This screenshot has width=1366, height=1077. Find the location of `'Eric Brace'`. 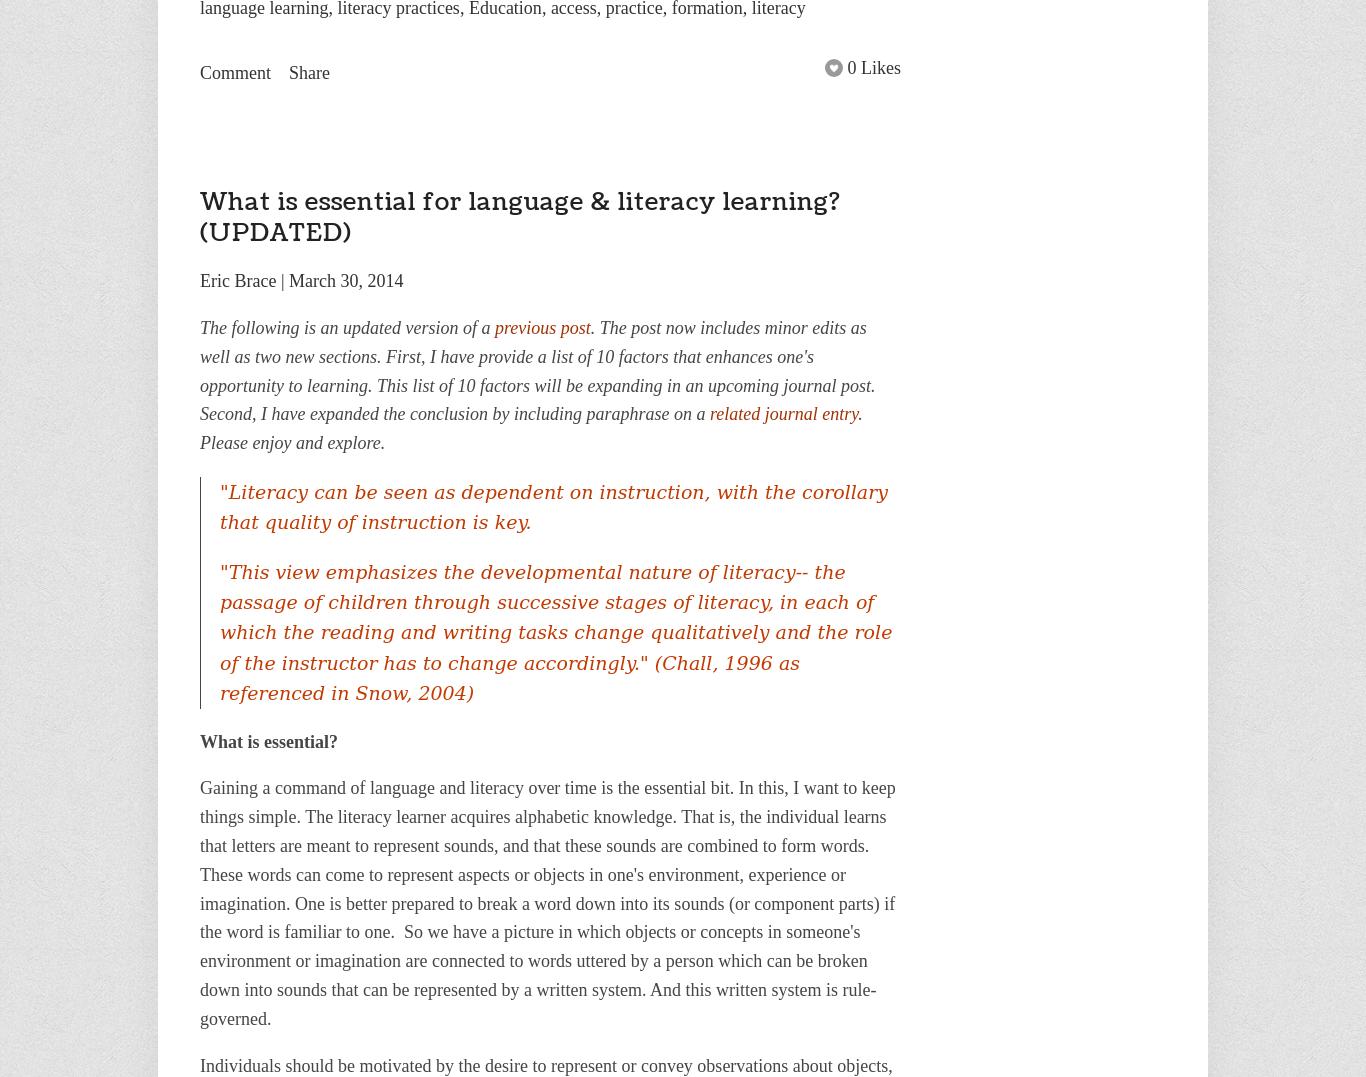

'Eric Brace' is located at coordinates (198, 279).